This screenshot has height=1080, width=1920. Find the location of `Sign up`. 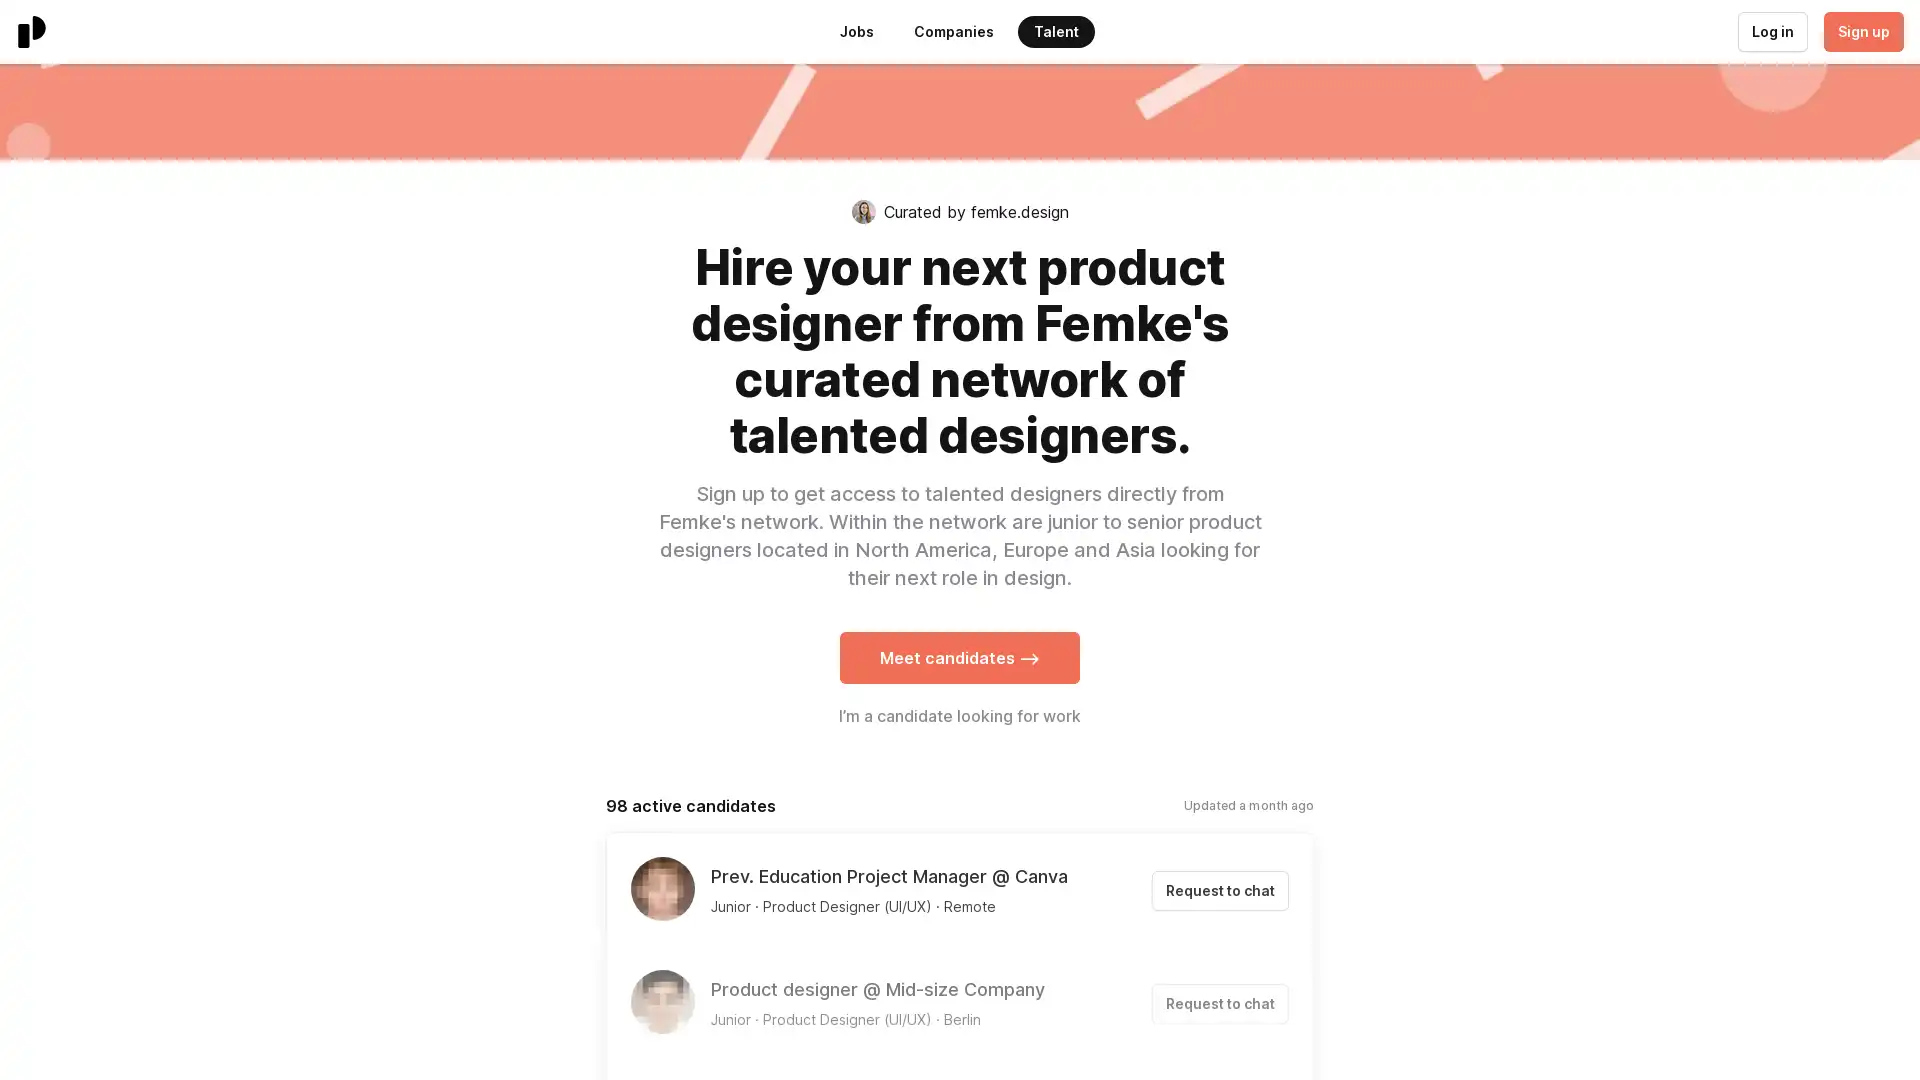

Sign up is located at coordinates (1861, 31).